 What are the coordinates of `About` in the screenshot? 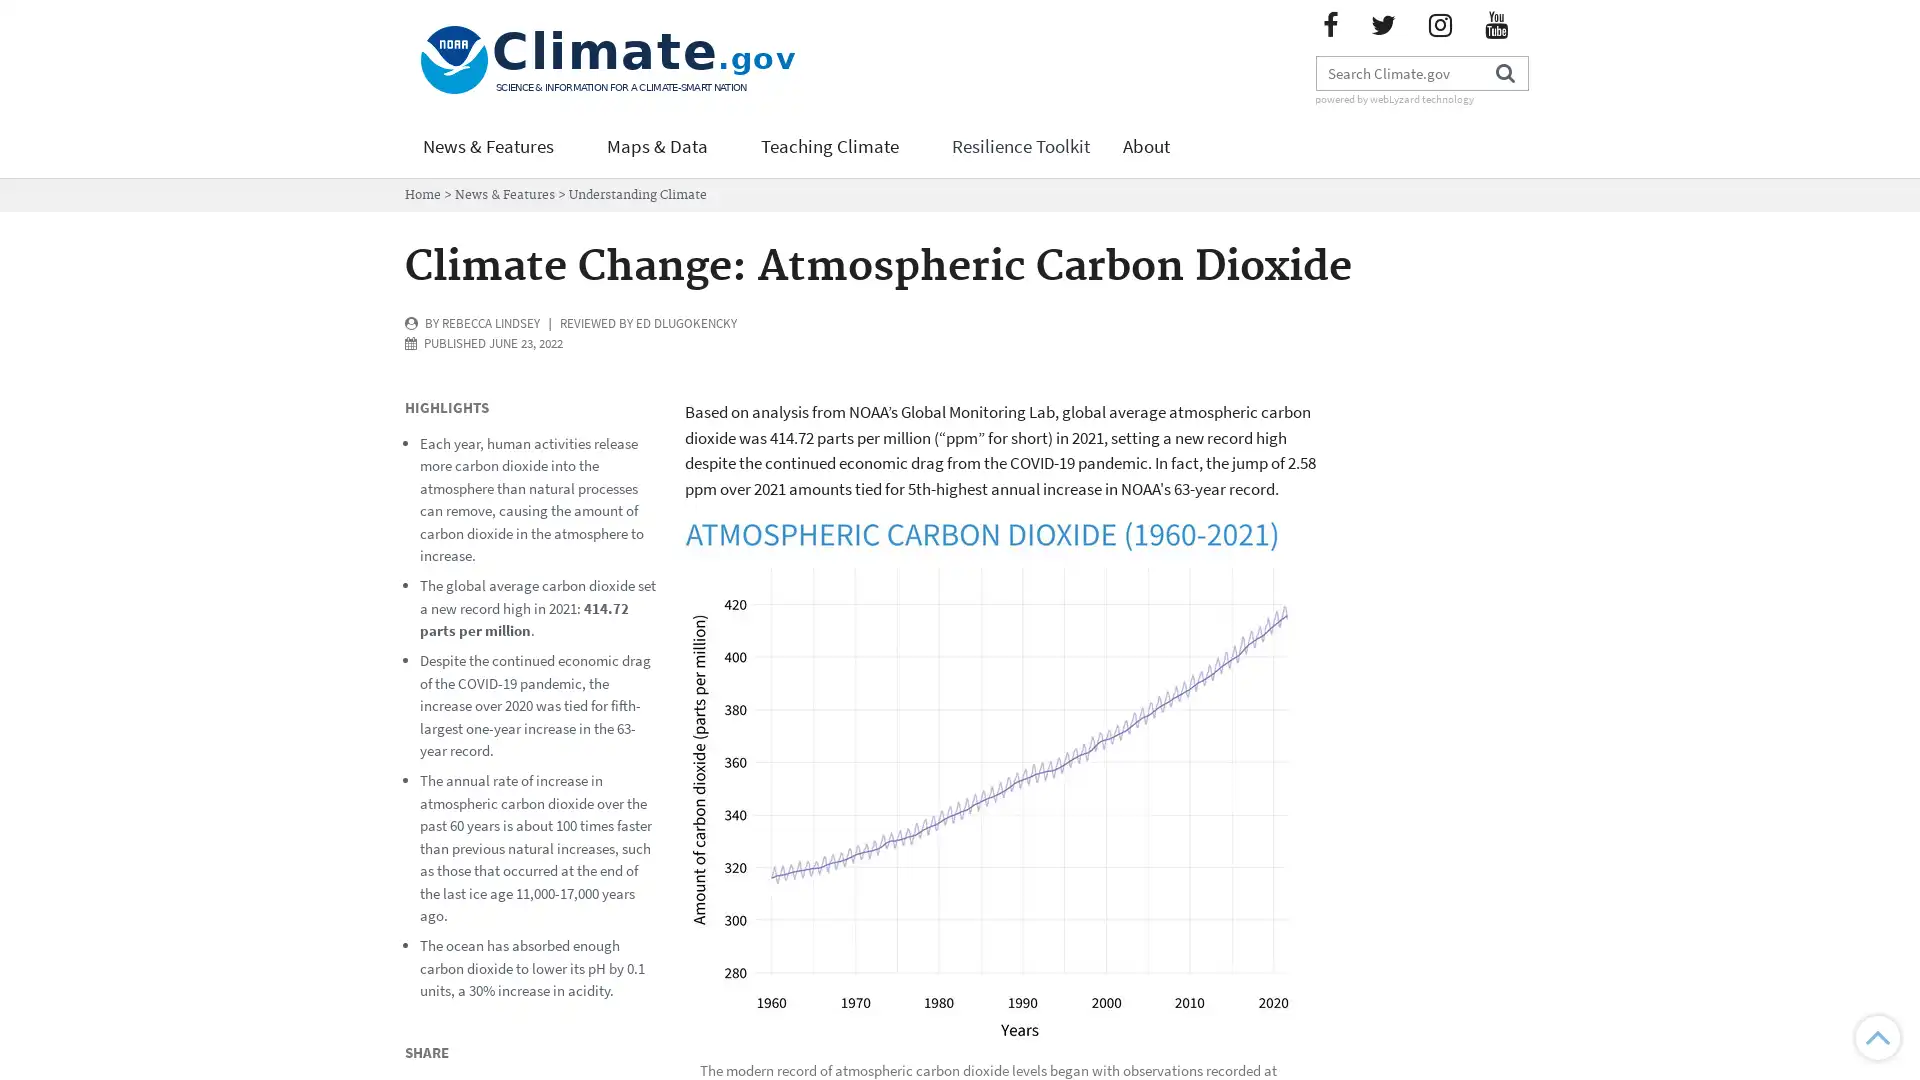 It's located at (1156, 146).